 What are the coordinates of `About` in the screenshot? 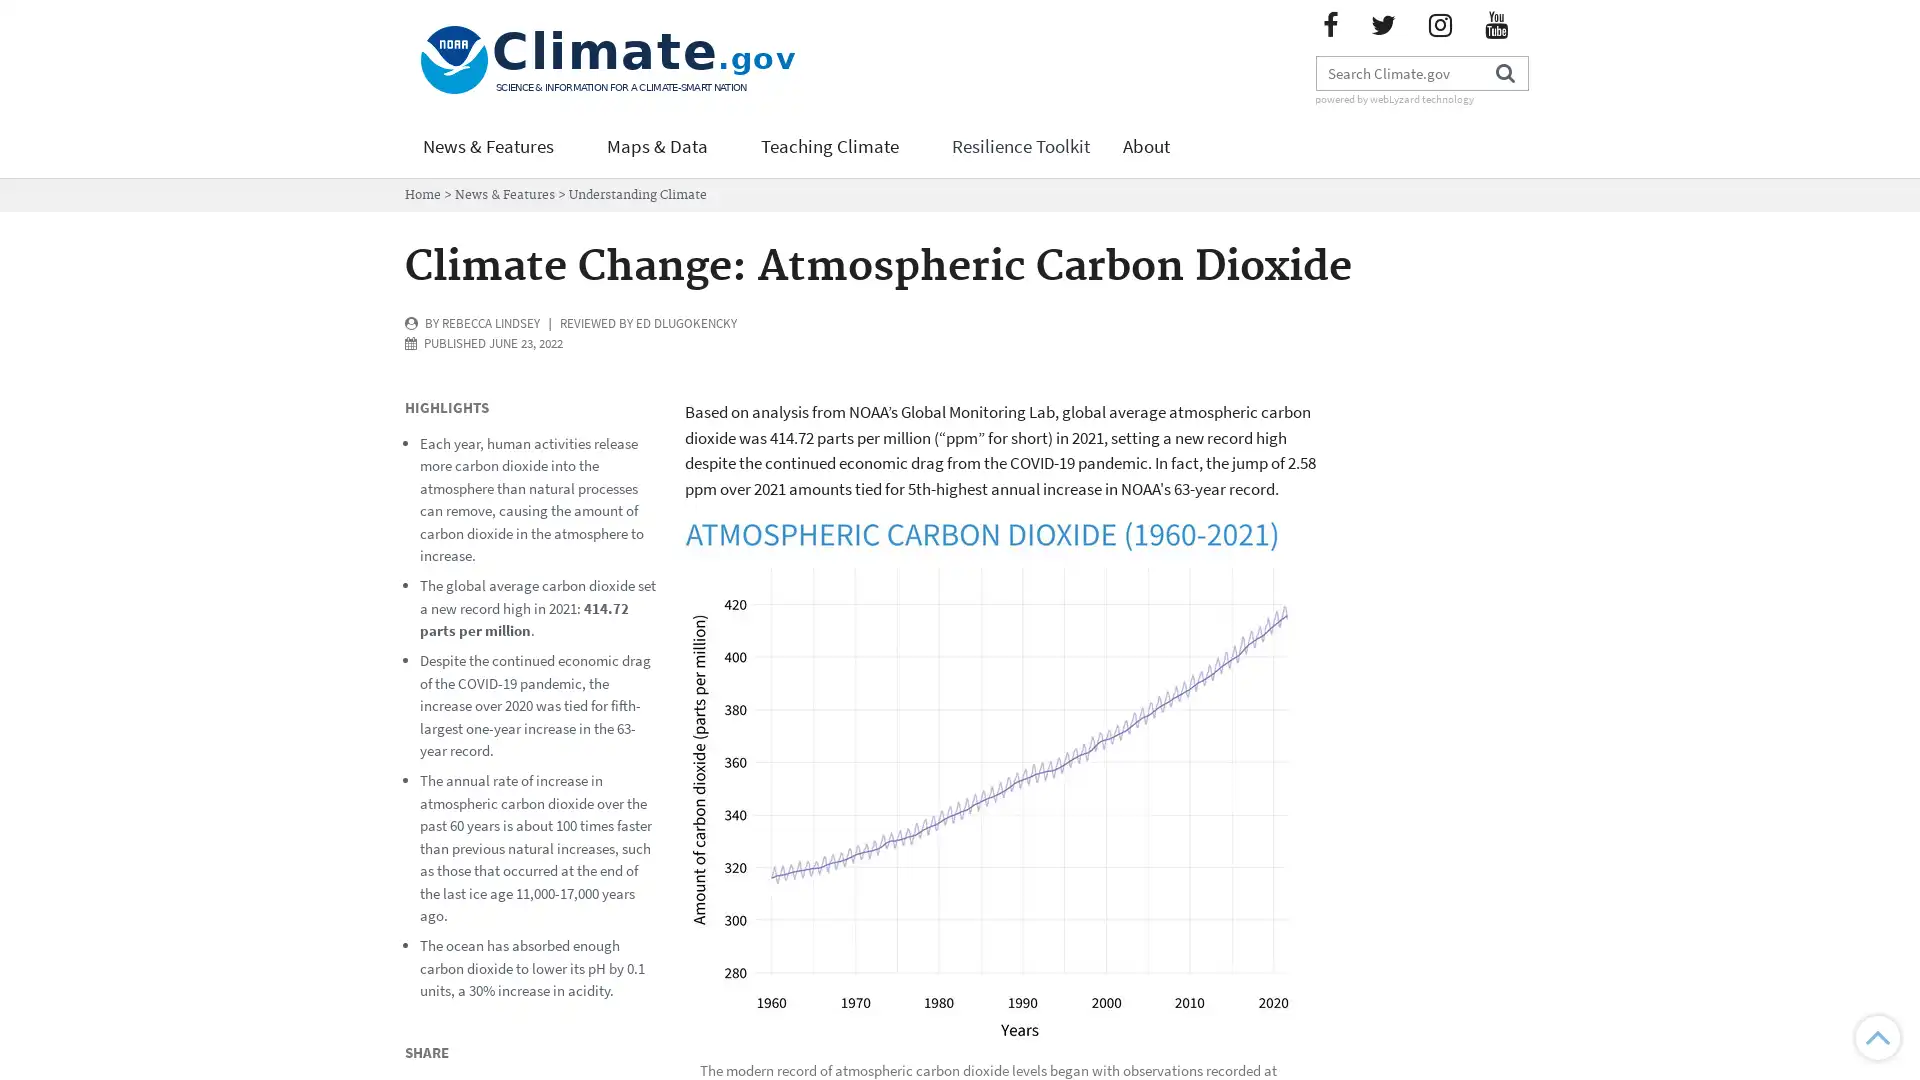 It's located at (1156, 146).